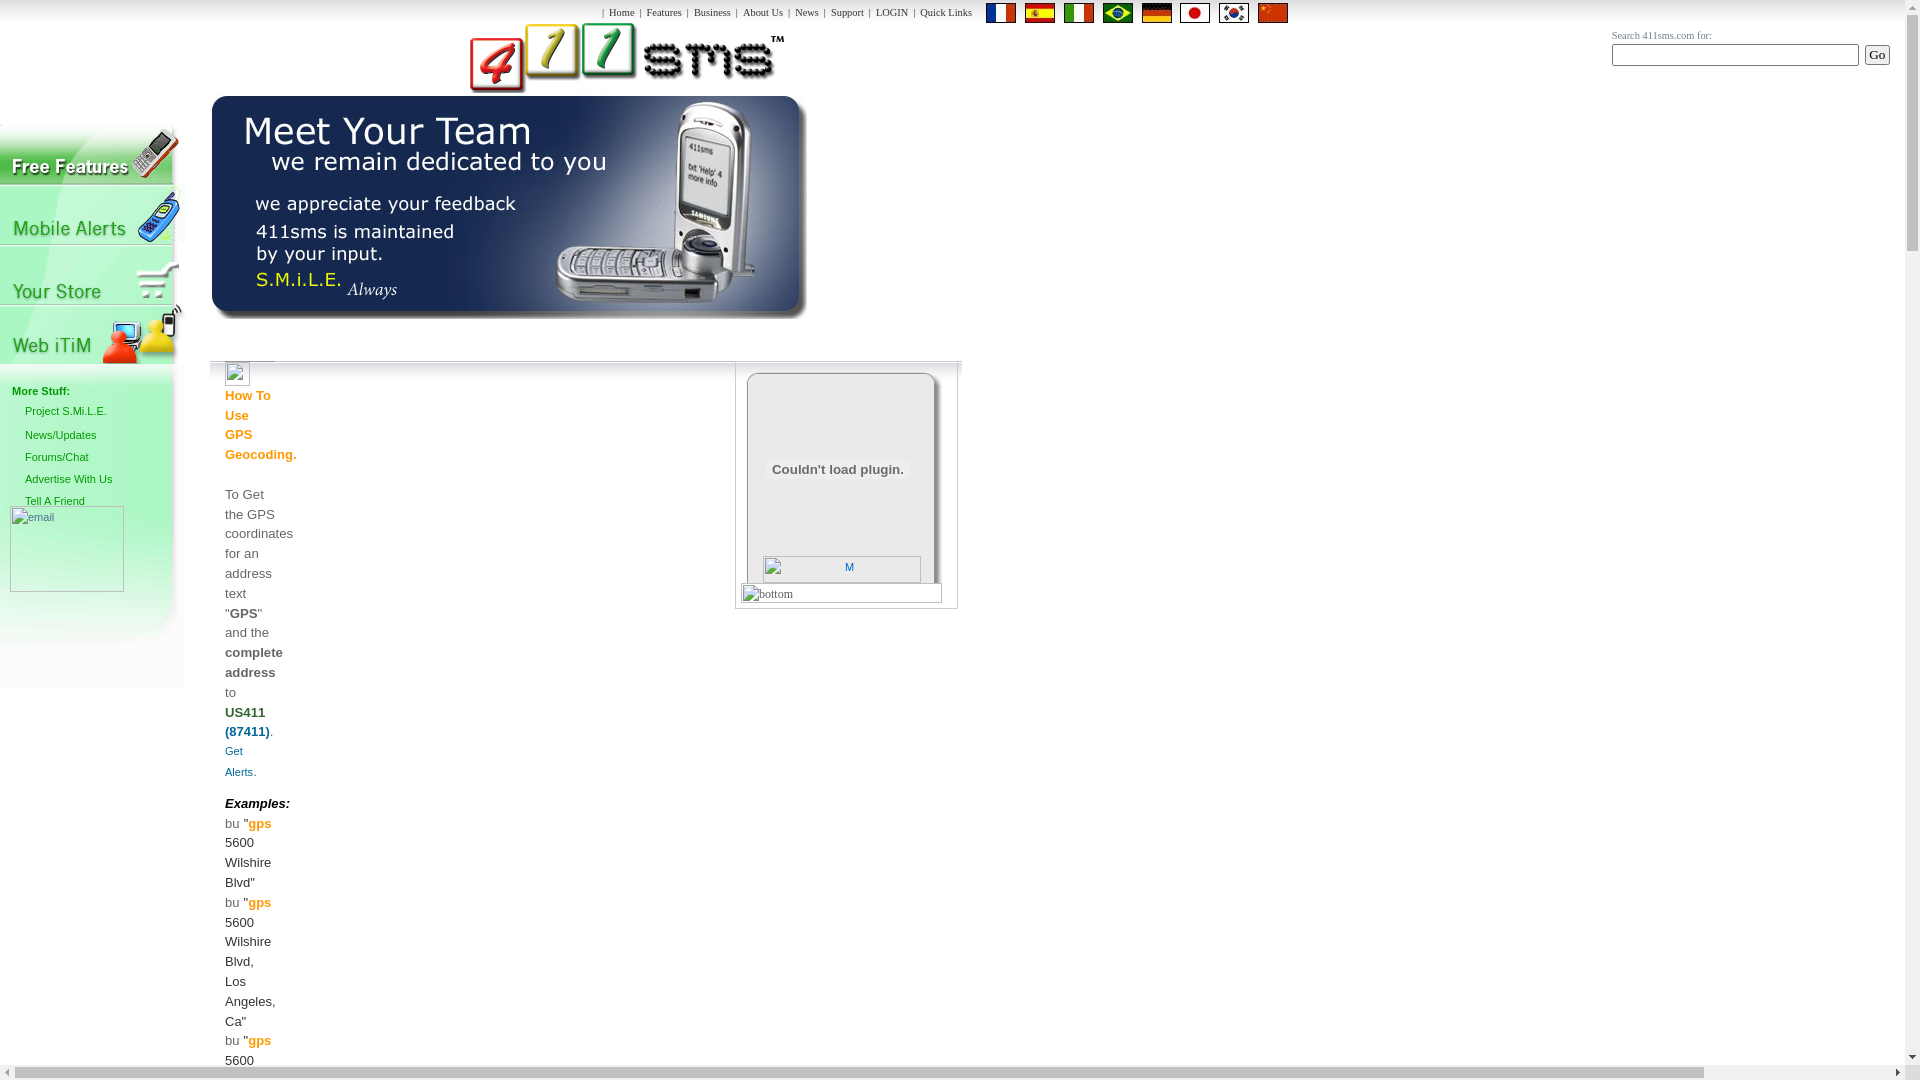  What do you see at coordinates (0, 481) in the screenshot?
I see `'Advertise With Us'` at bounding box center [0, 481].